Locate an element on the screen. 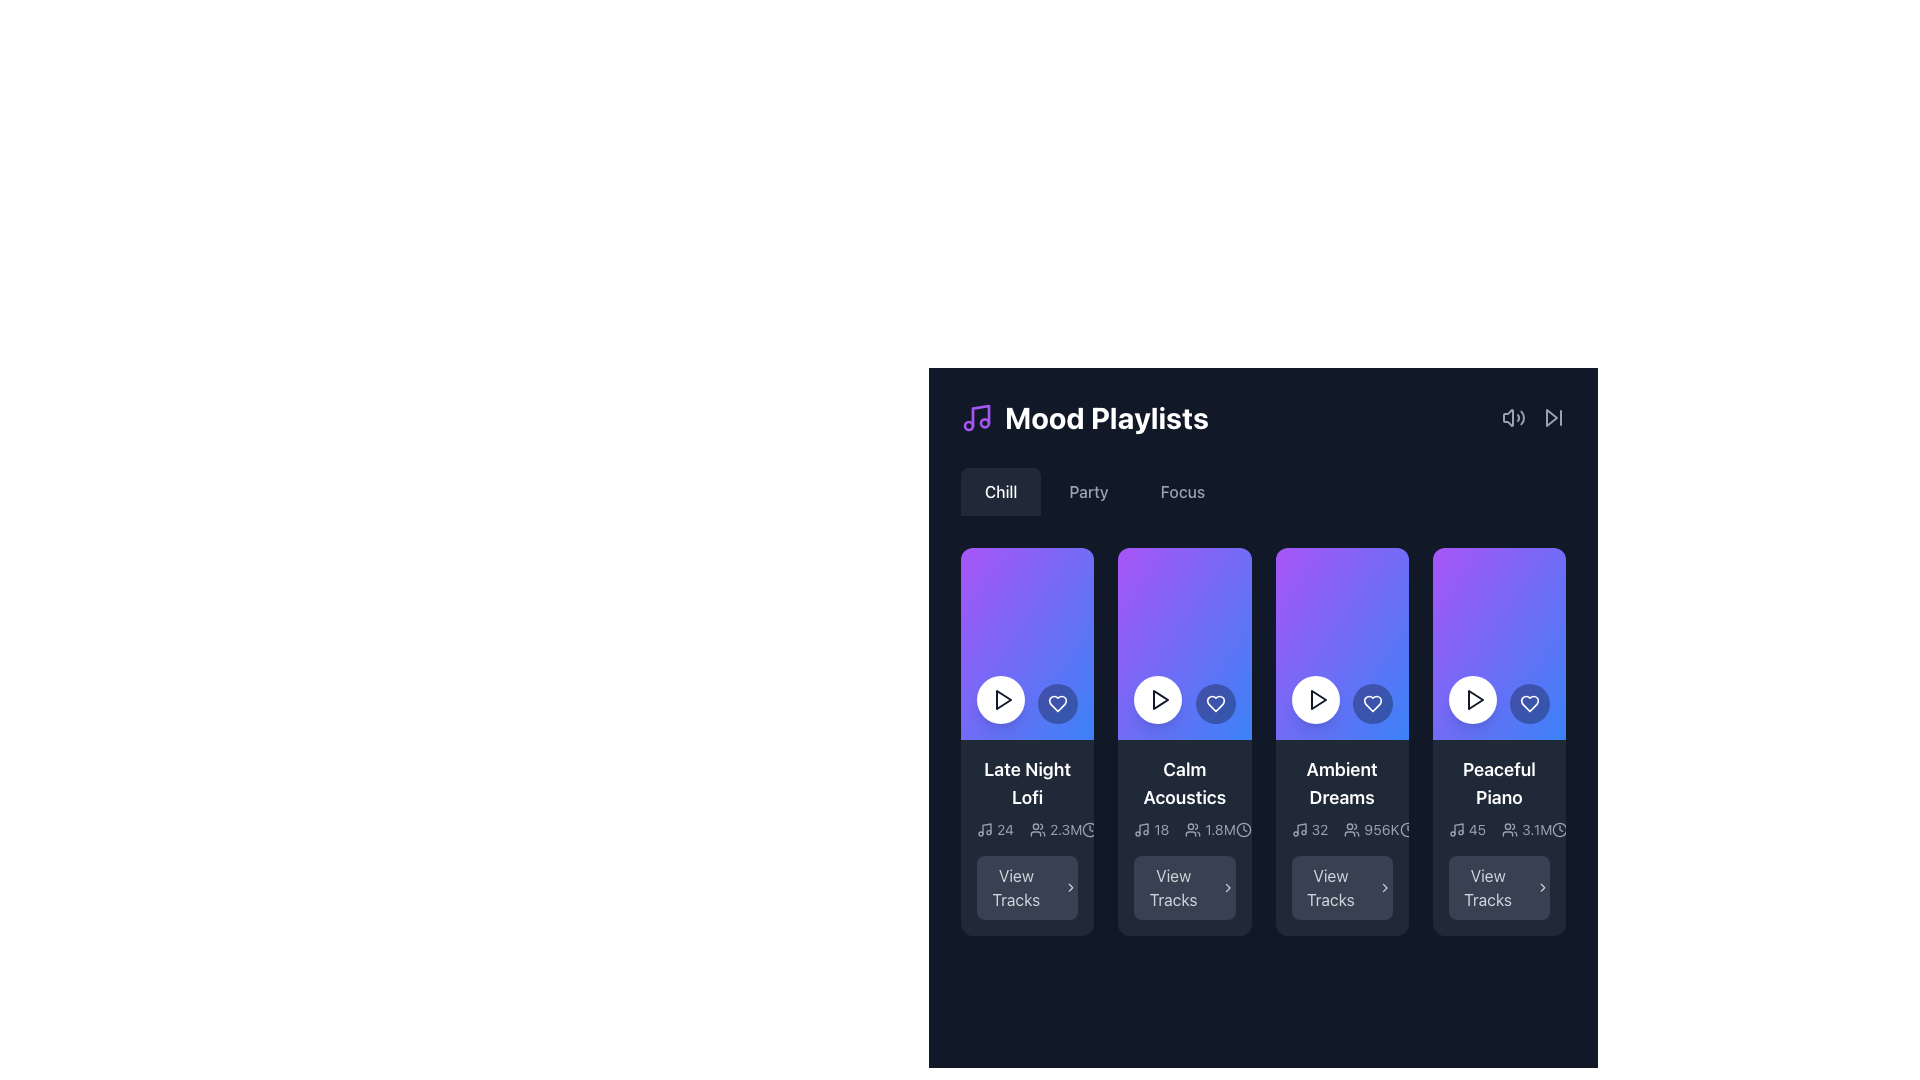 This screenshot has height=1080, width=1920. the interactive icon located to the right of the 'View Tracks' text within the 'View Tracks' button on the 'Peaceful Piano' card in the 'Mood Playlists' interface to trigger any visual or interactive effects is located at coordinates (1541, 886).